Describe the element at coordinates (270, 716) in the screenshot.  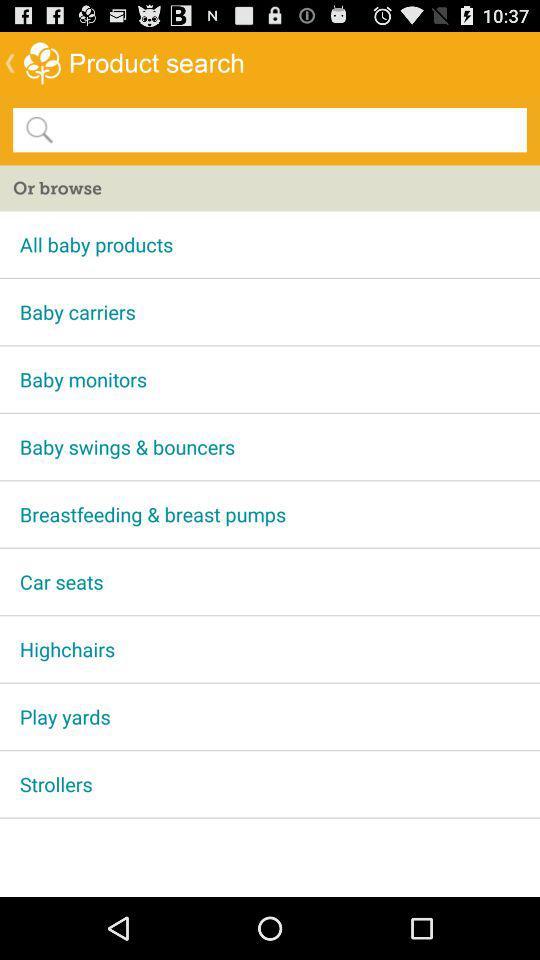
I see `app above strollers app` at that location.